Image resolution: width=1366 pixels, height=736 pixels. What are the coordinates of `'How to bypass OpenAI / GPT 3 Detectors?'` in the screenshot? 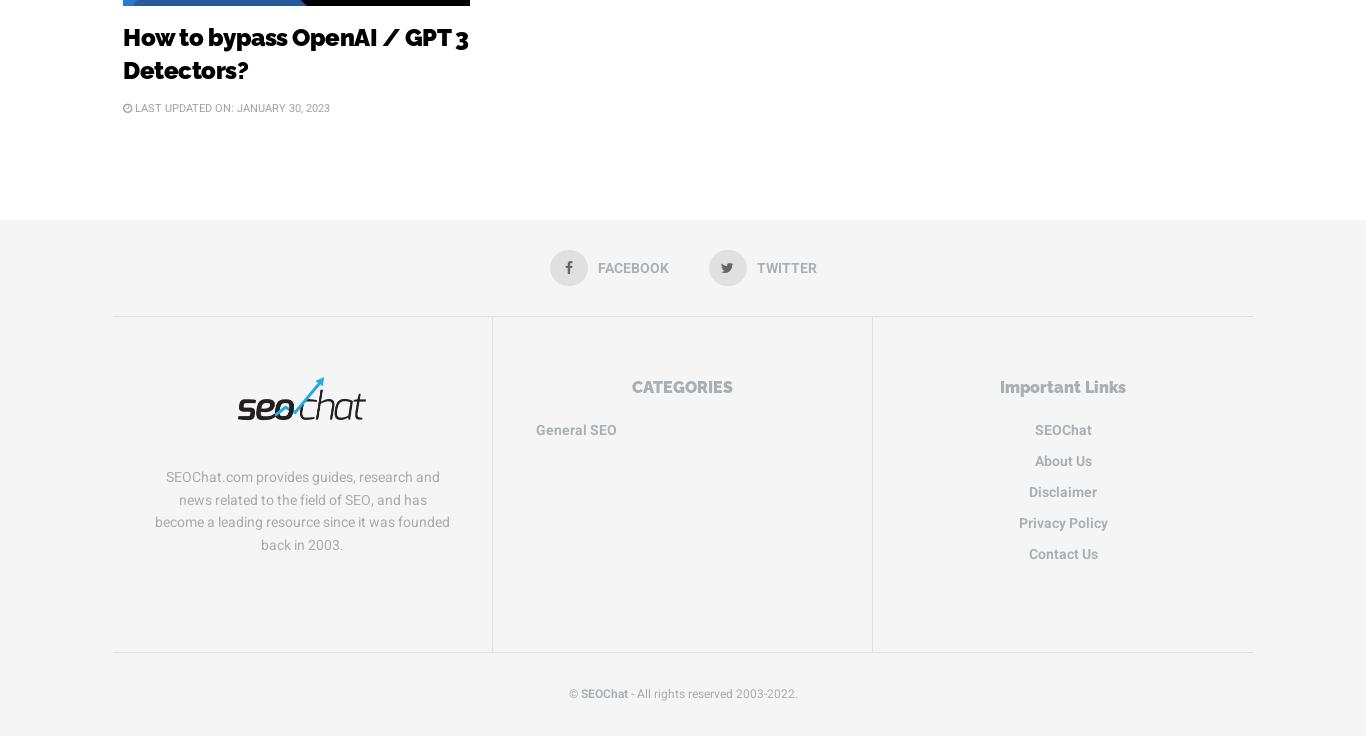 It's located at (295, 53).